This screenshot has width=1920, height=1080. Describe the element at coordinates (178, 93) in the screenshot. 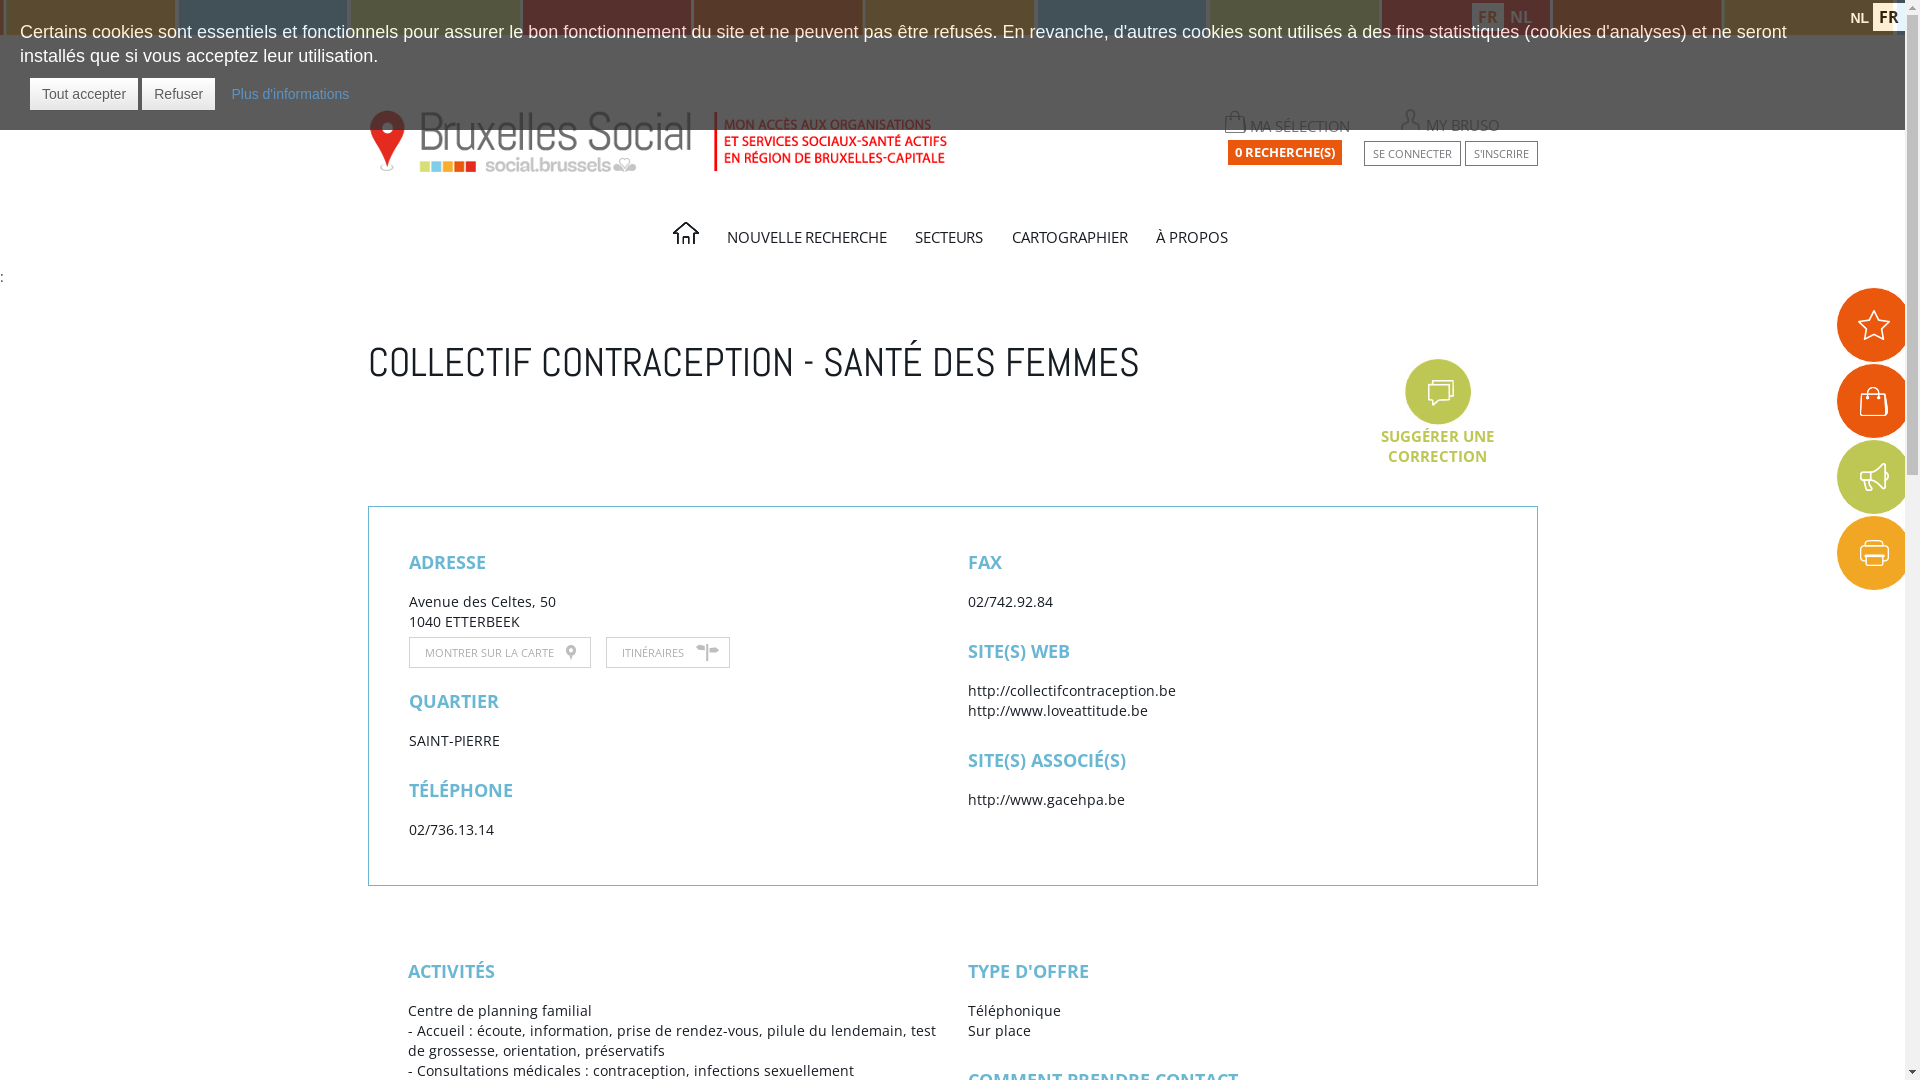

I see `'Refuser'` at that location.